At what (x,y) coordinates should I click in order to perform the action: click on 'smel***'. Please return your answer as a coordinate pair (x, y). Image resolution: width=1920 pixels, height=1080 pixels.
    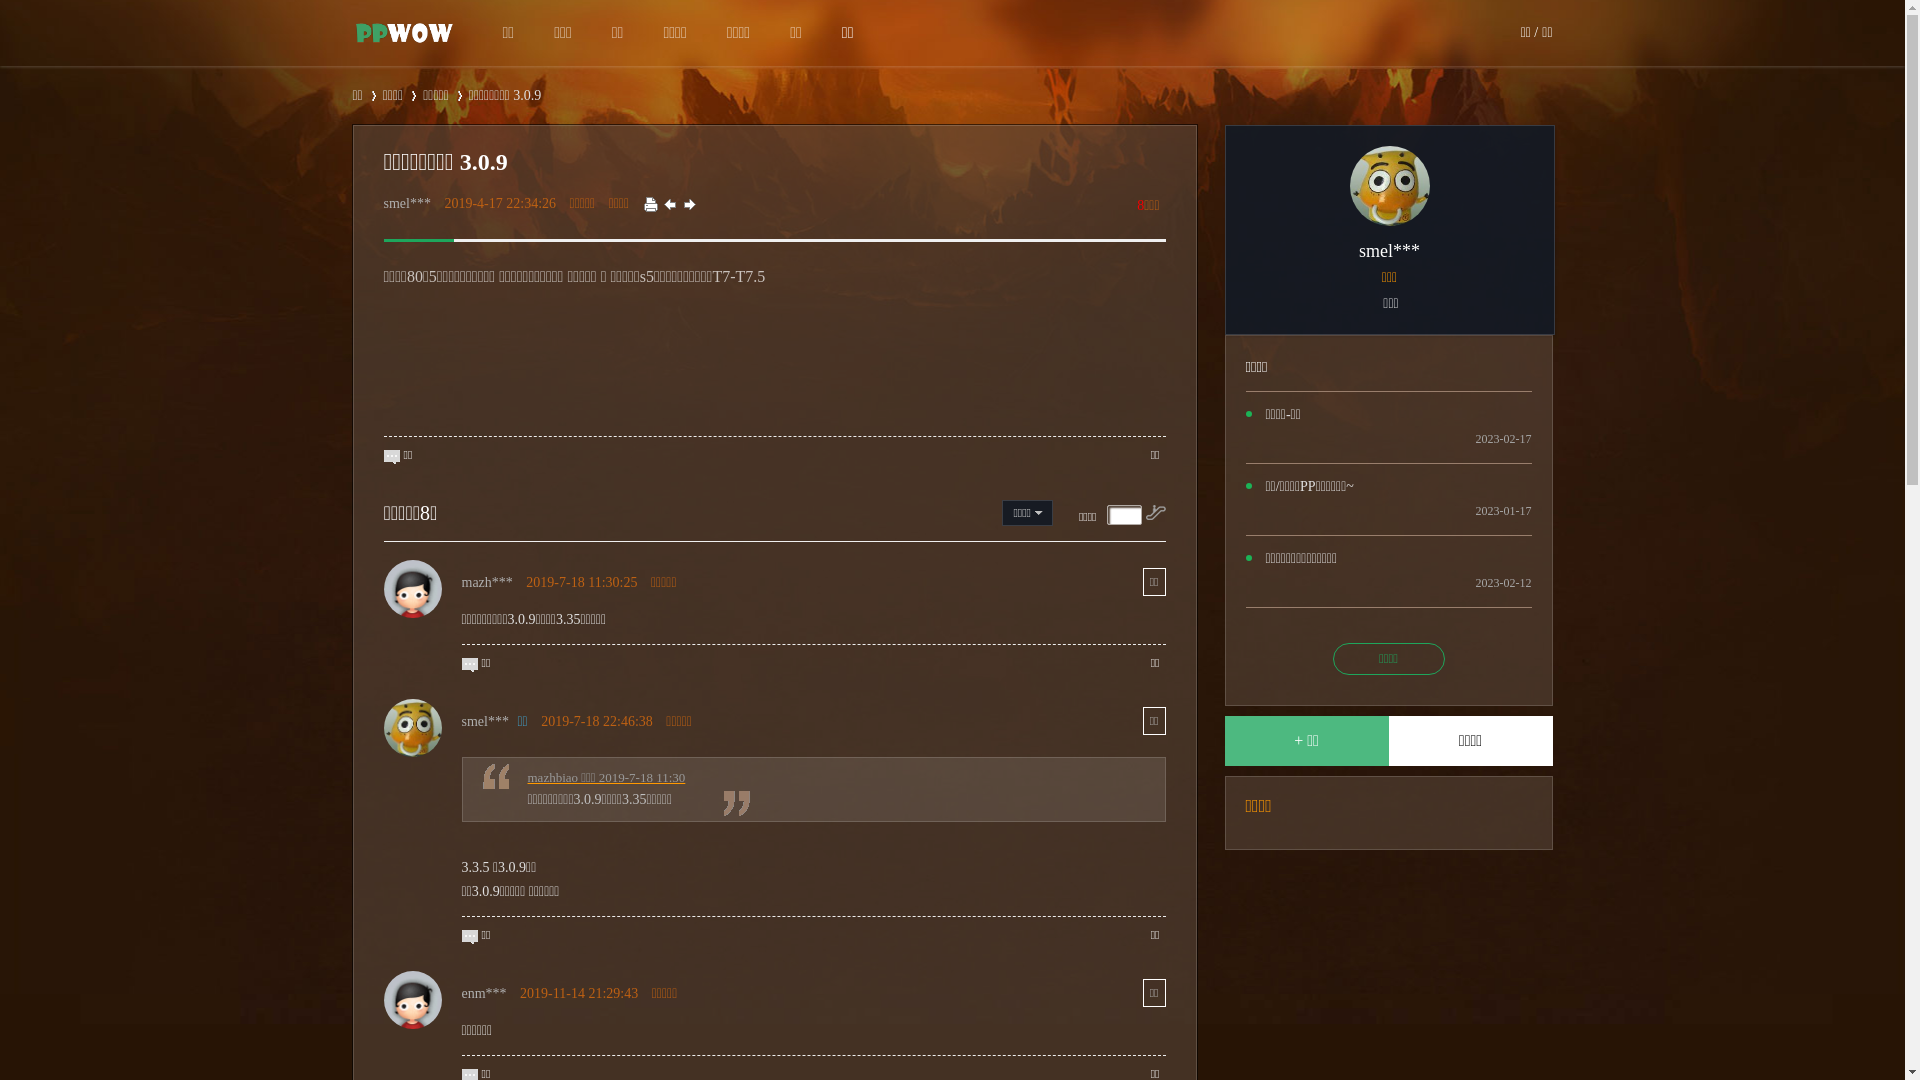
    Looking at the image, I should click on (485, 721).